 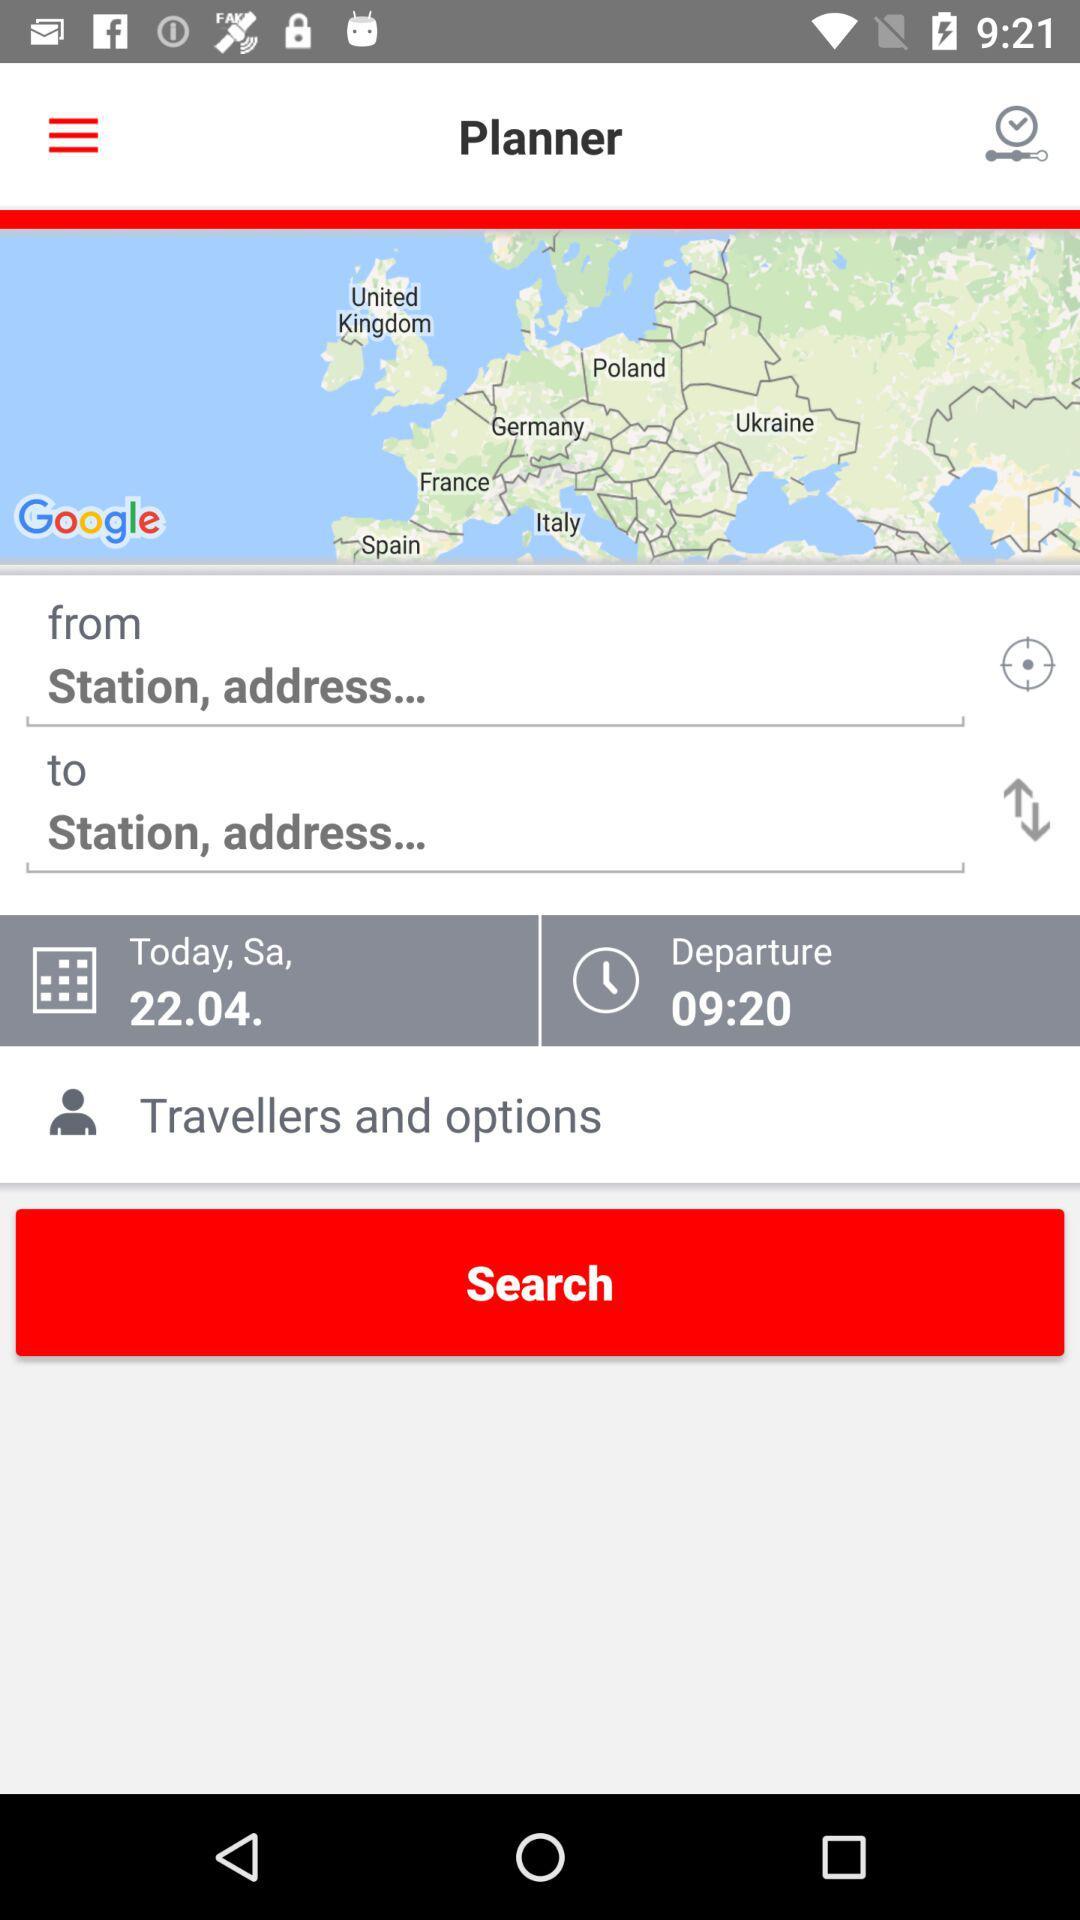 What do you see at coordinates (79, 1113) in the screenshot?
I see `the icon which is left to the text travellers and options` at bounding box center [79, 1113].